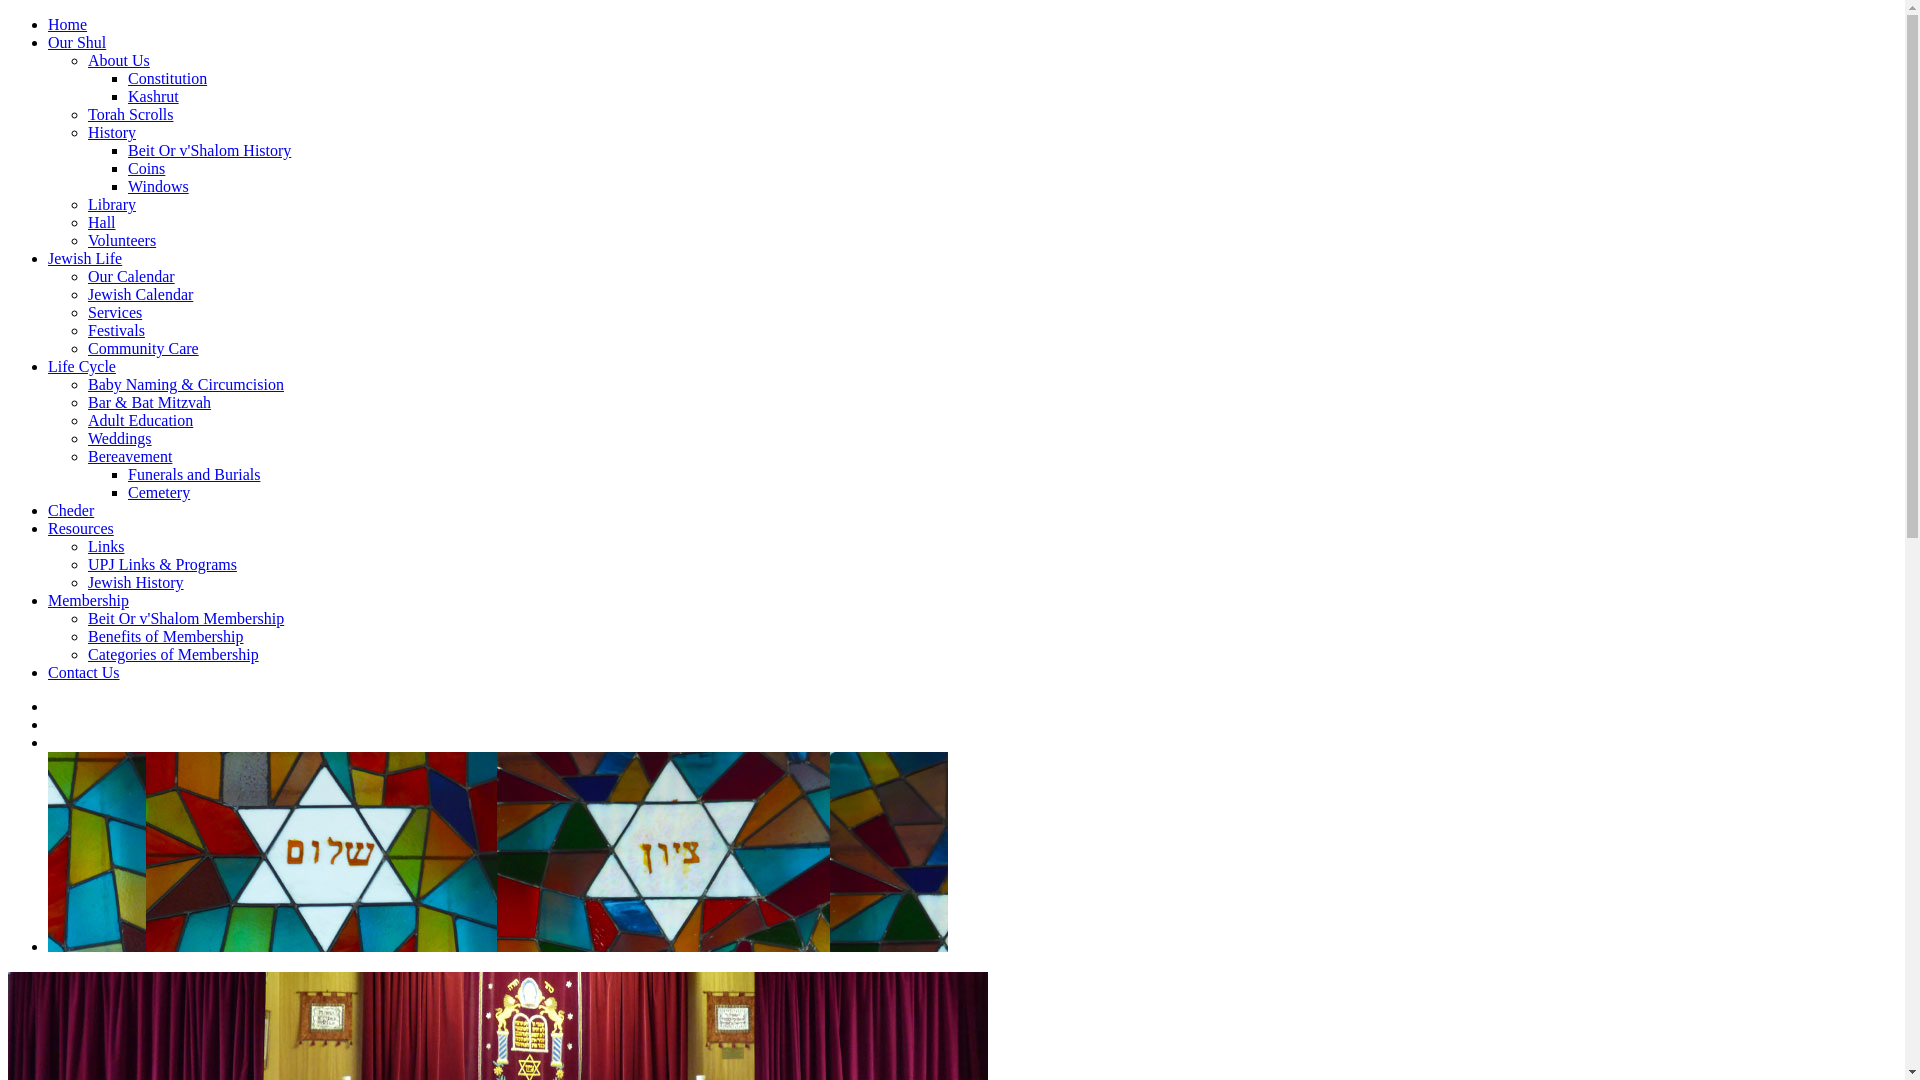 Image resolution: width=1920 pixels, height=1080 pixels. What do you see at coordinates (139, 294) in the screenshot?
I see `'Jewish Calendar'` at bounding box center [139, 294].